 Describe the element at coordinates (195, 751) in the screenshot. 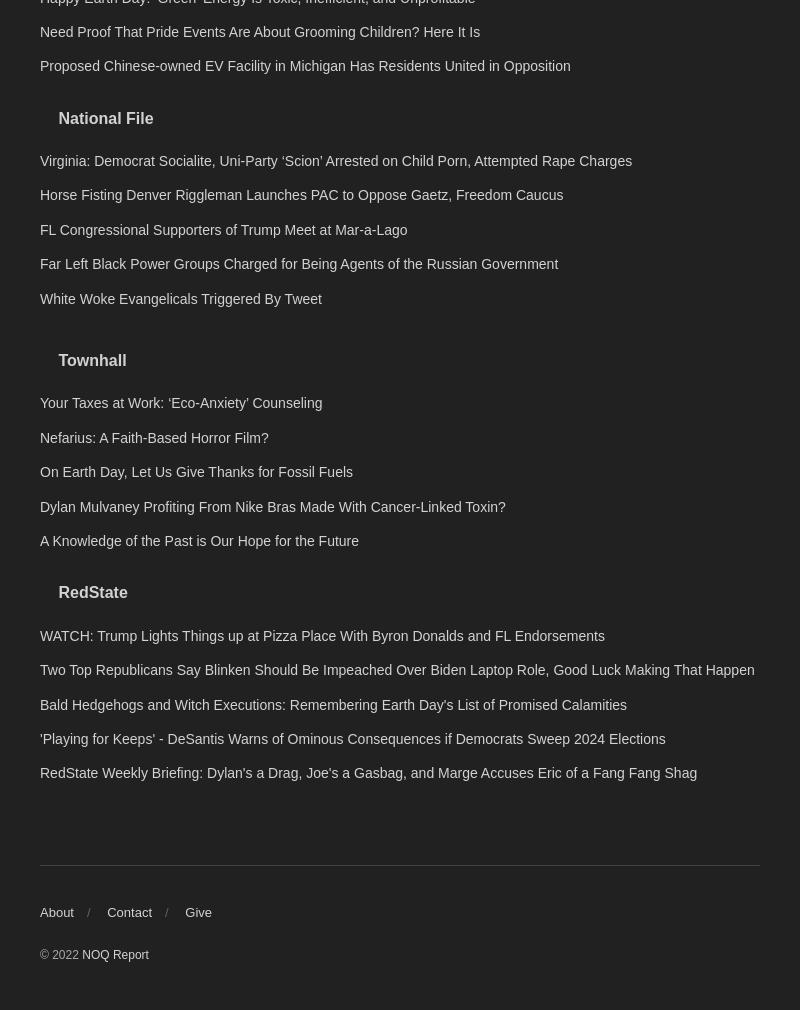

I see `'On Earth Day, Let Us Give Thanks for Fossil Fuels'` at that location.